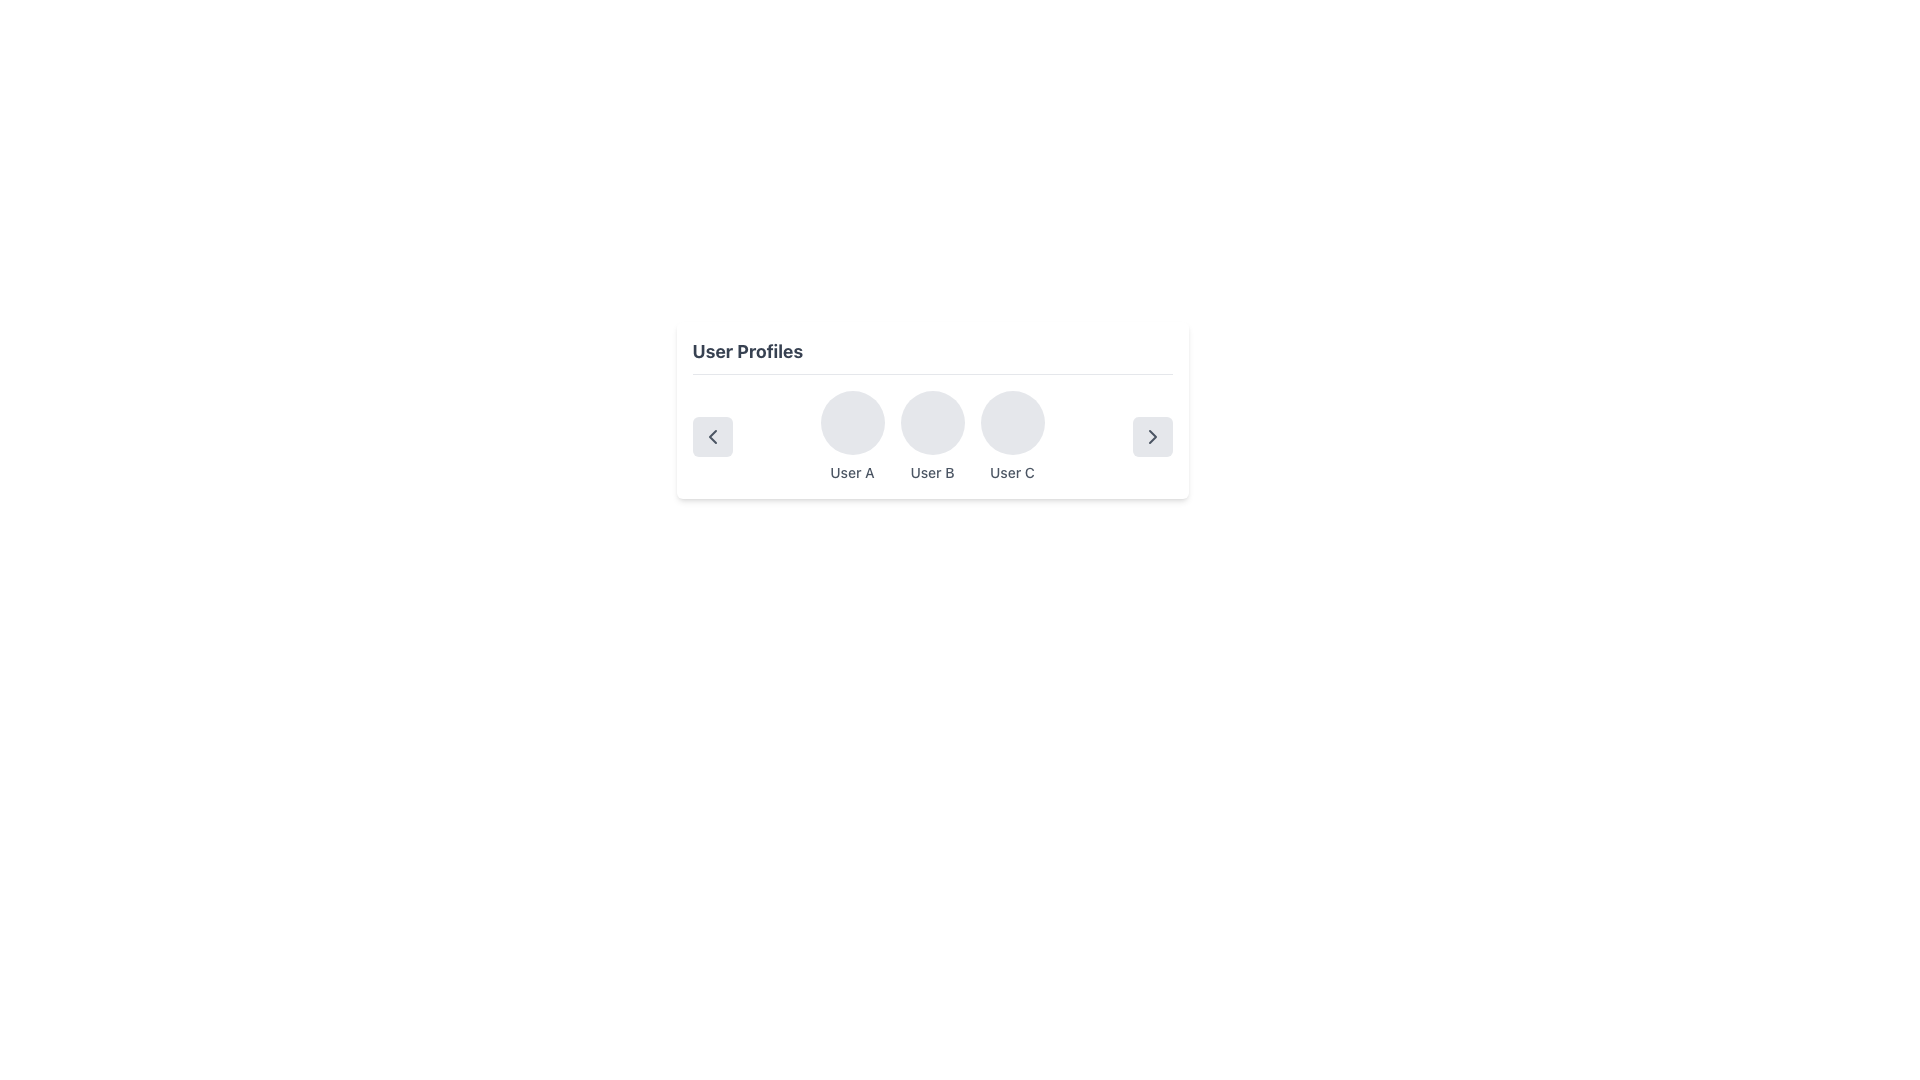  I want to click on the text label reading 'User C', which is the third label in a row of similar labels located beneath a circular avatar within a user profile section, so click(1012, 473).